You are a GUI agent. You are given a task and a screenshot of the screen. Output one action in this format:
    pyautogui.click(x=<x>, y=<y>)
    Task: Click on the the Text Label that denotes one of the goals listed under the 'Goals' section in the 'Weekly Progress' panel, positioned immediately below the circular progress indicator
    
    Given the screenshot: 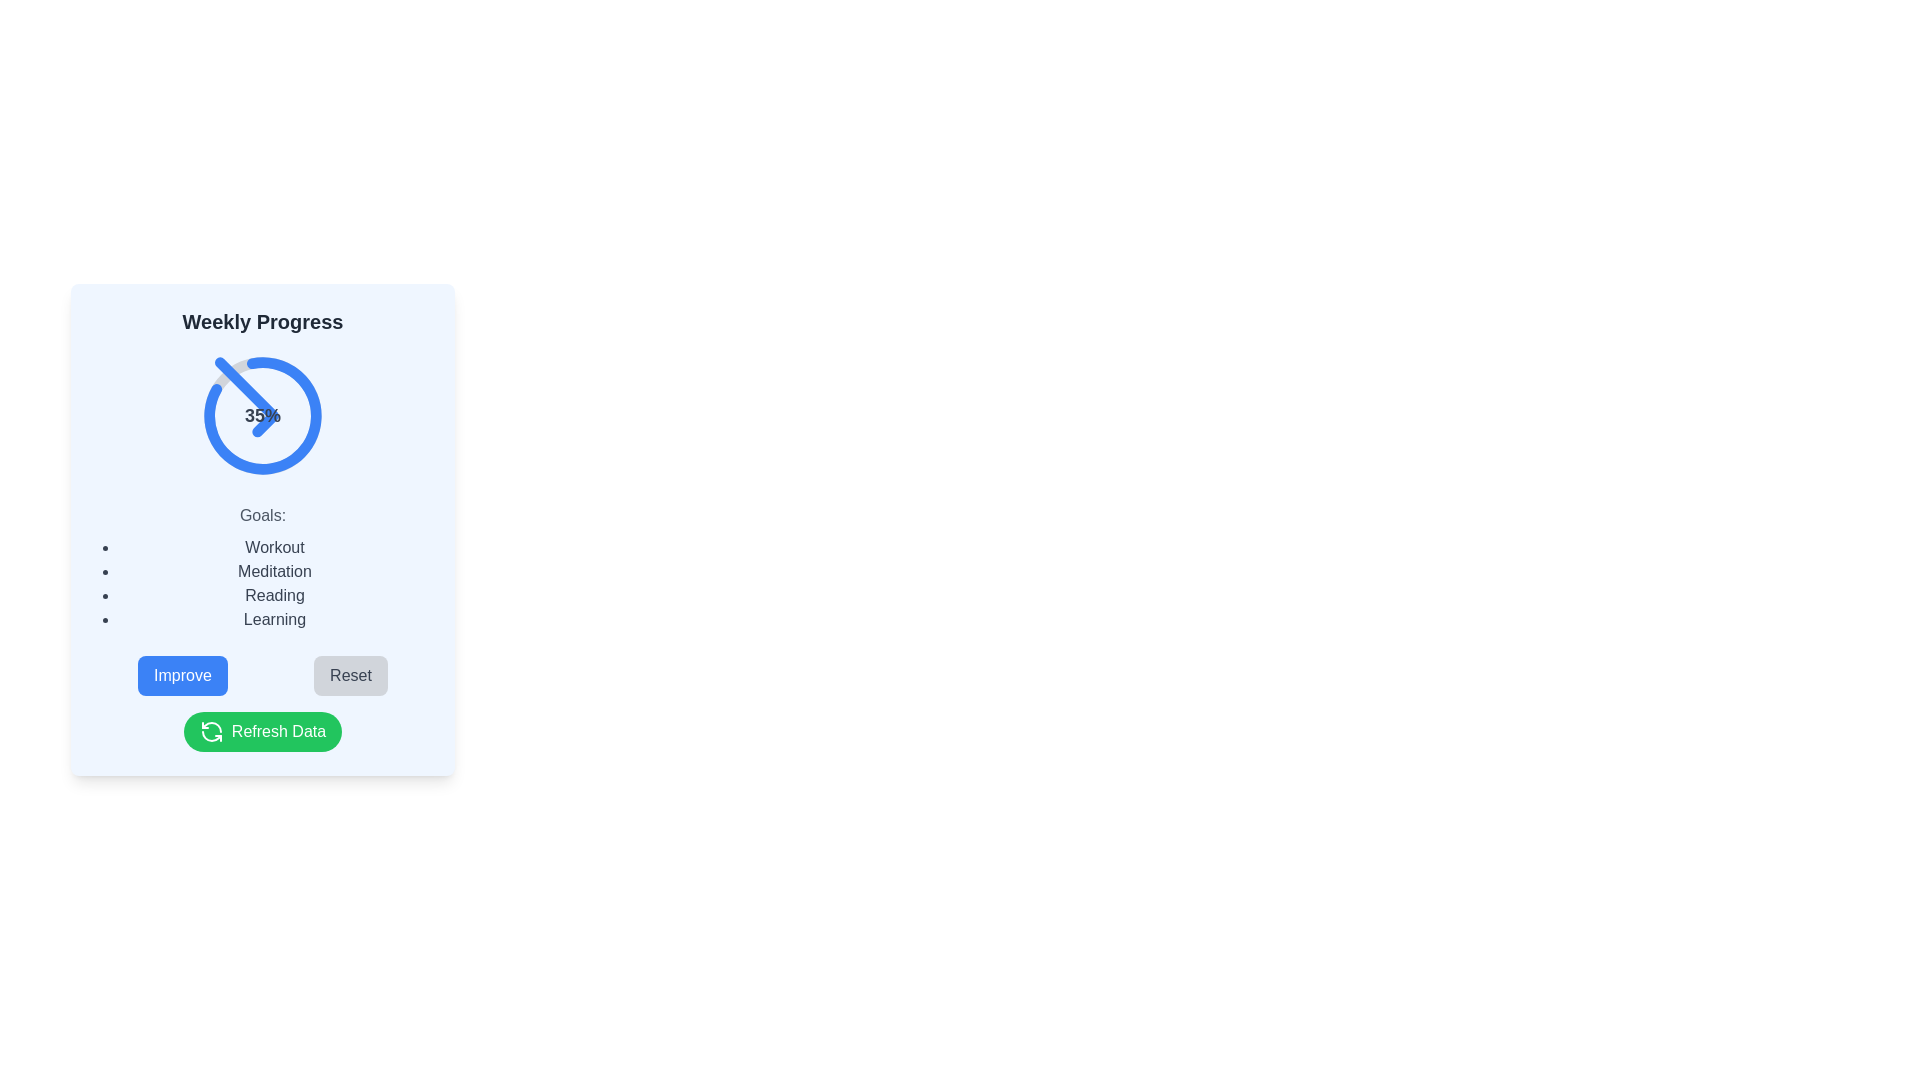 What is the action you would take?
    pyautogui.click(x=273, y=547)
    